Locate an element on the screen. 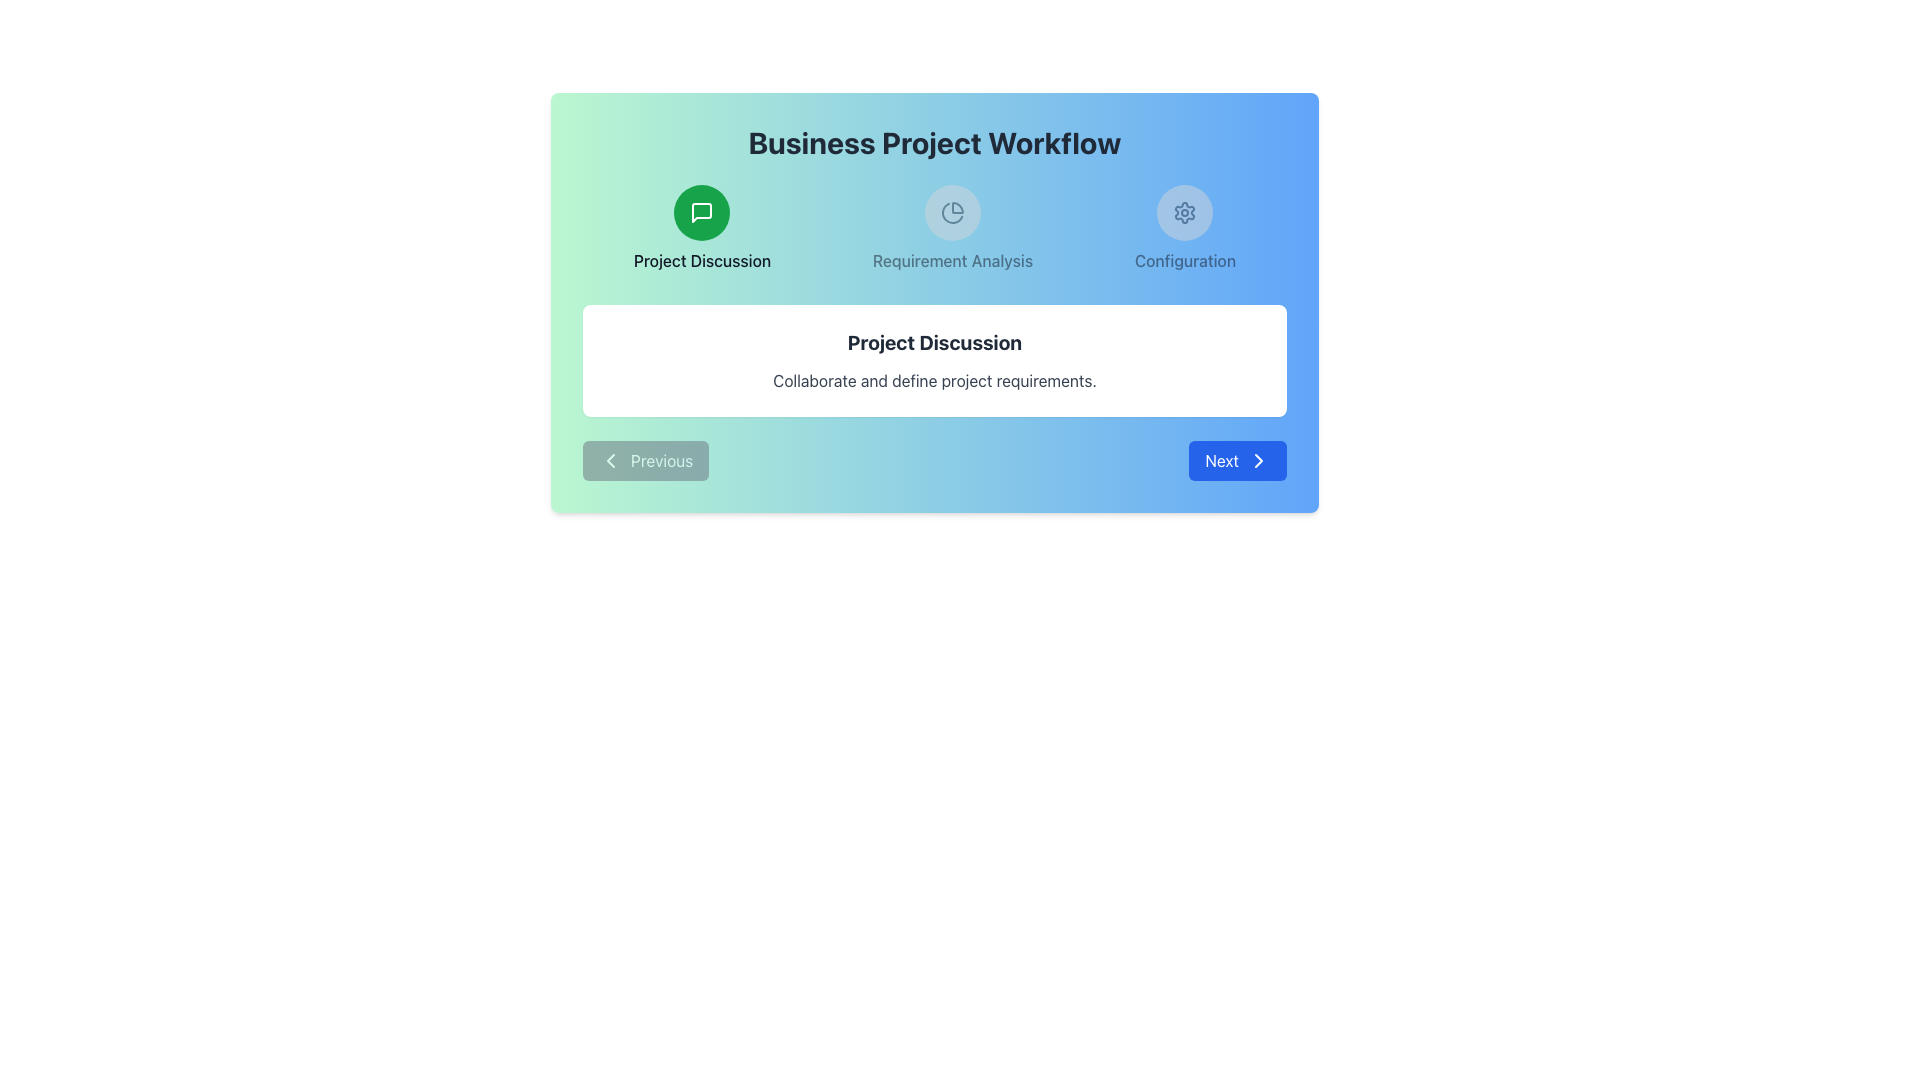 Image resolution: width=1920 pixels, height=1080 pixels. the Static Text Label that contains the text 'Collaborate and define project requirements.' which is styled in gray, semi-bold font and located beneath the heading 'Project Discussion.' is located at coordinates (934, 381).